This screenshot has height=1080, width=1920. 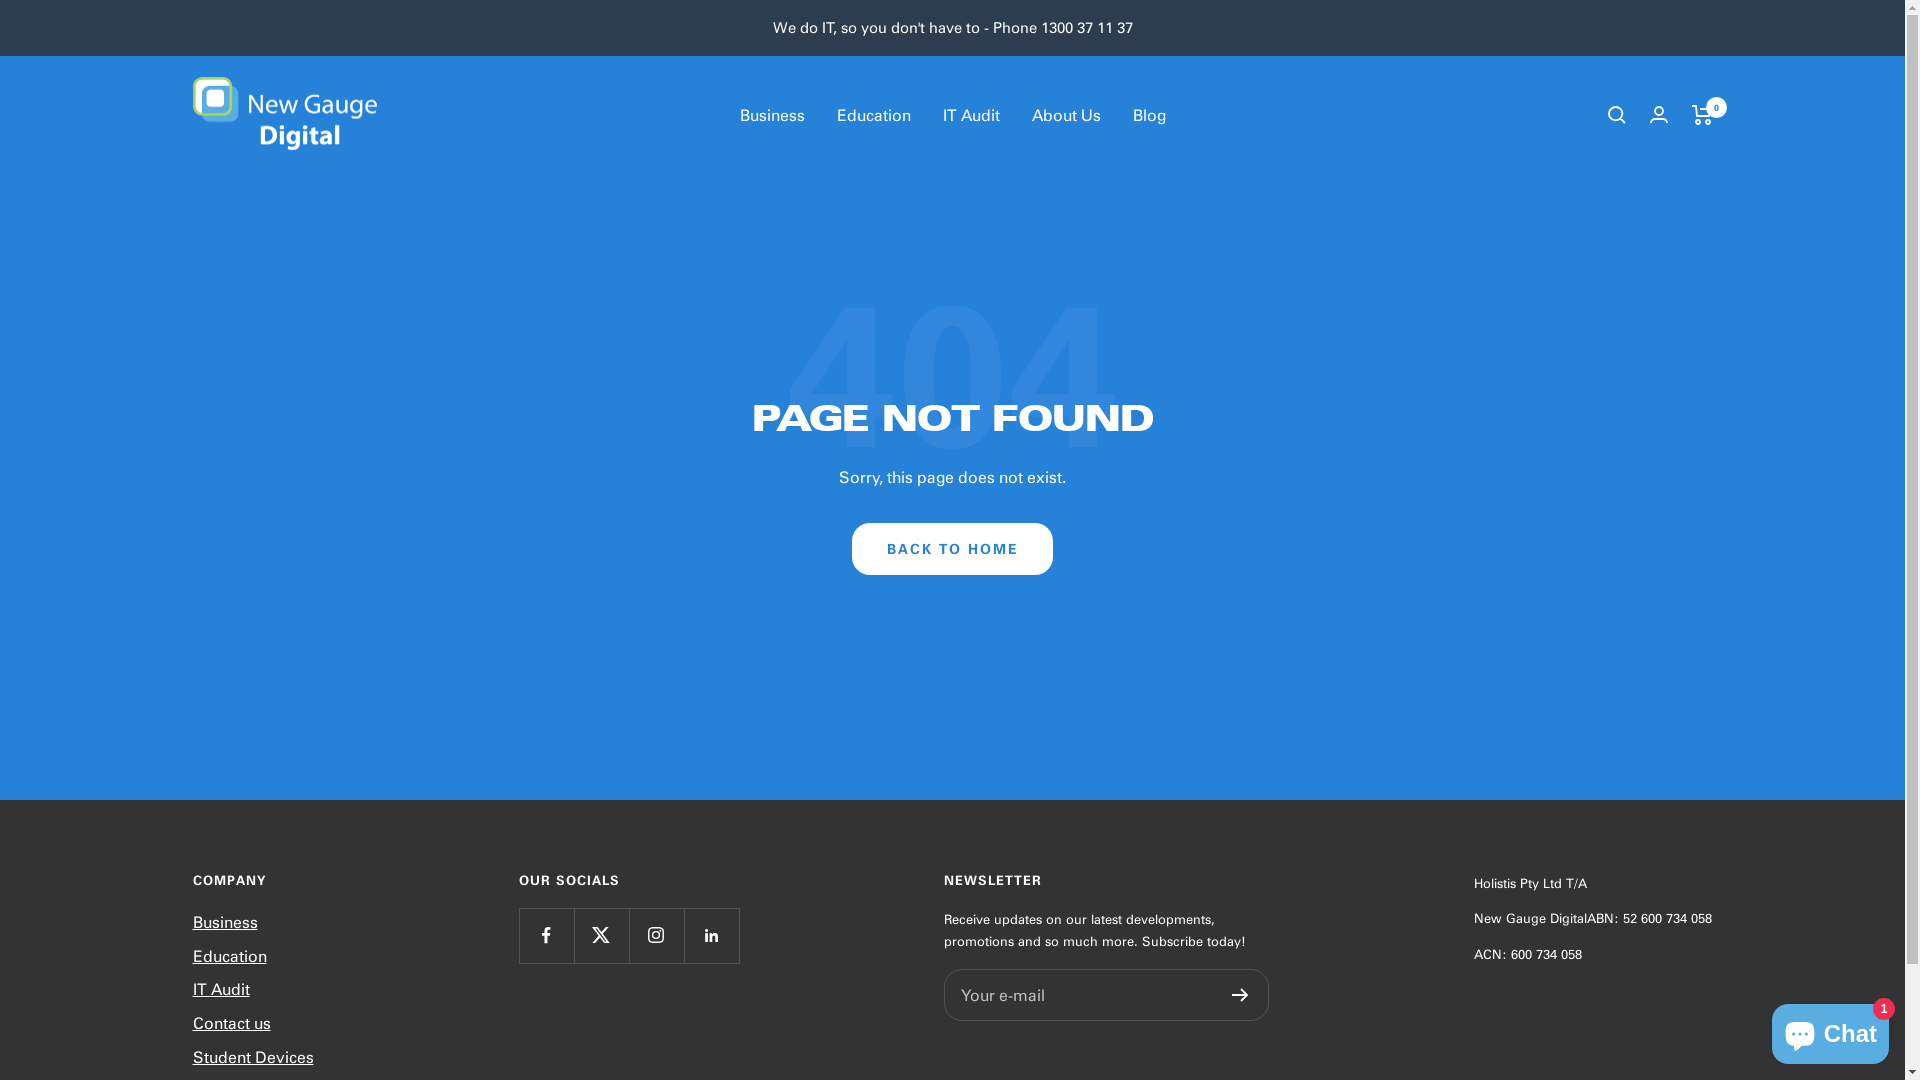 I want to click on 'BACK TO HOME', so click(x=951, y=548).